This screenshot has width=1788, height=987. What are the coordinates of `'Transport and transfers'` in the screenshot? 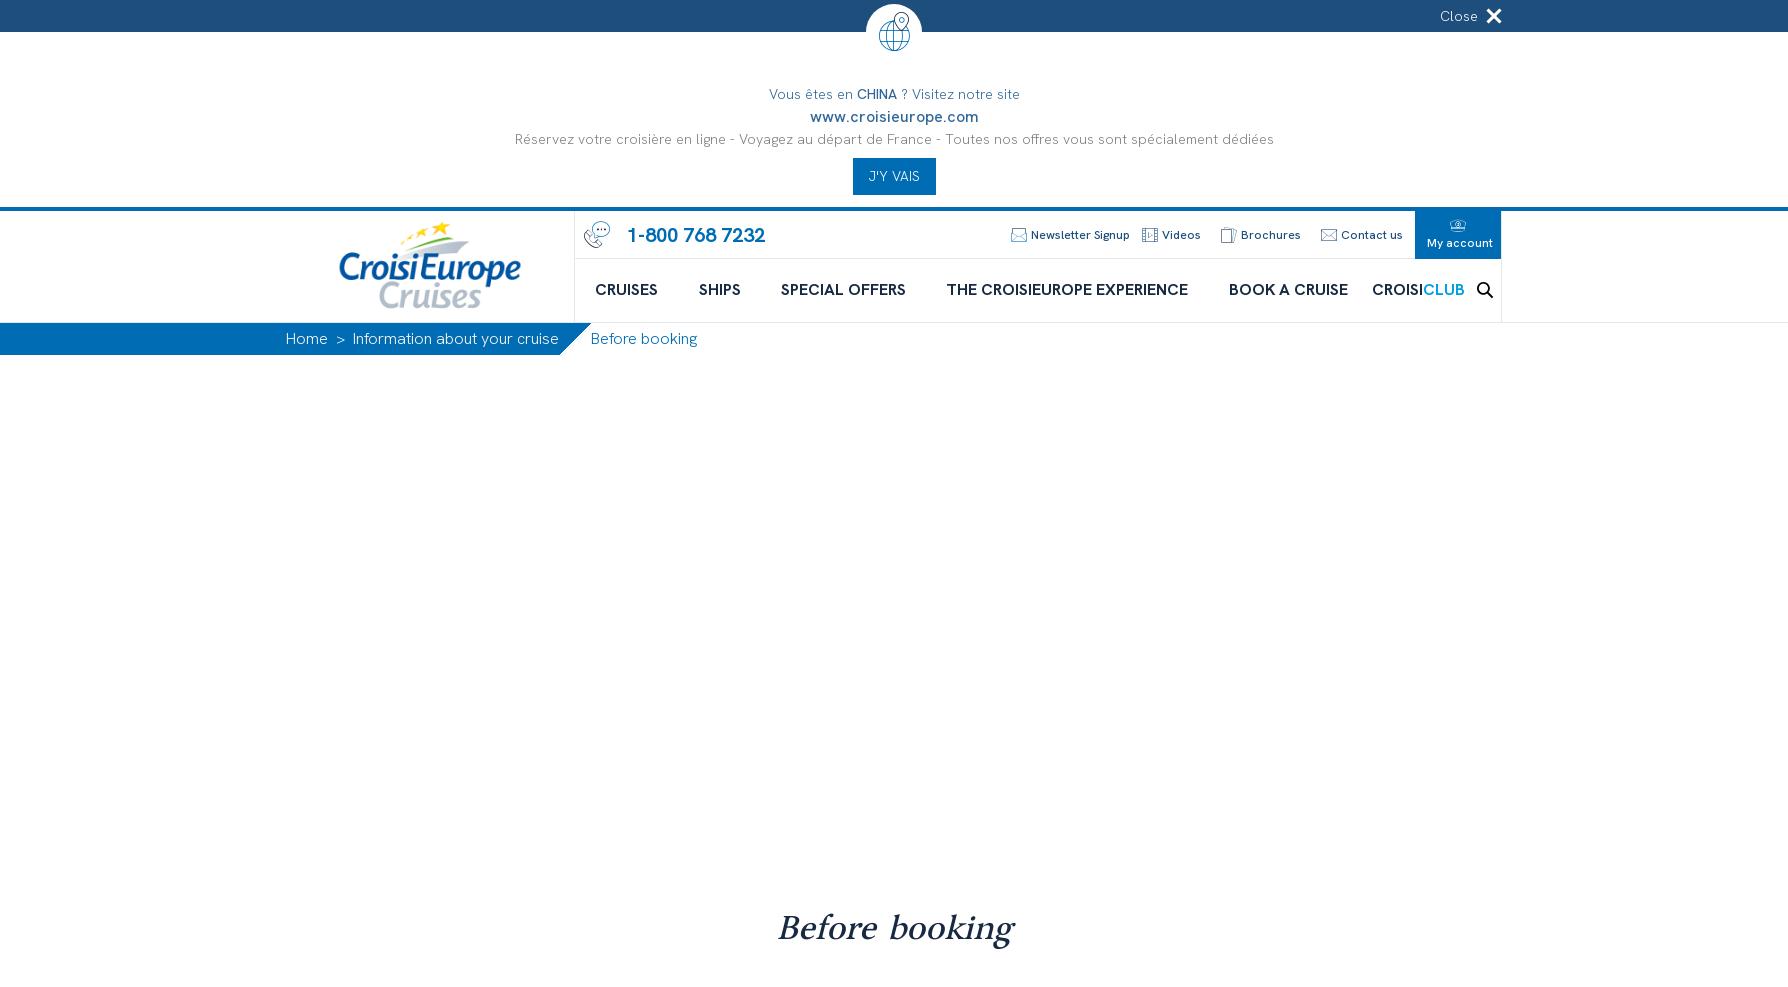 It's located at (894, 563).